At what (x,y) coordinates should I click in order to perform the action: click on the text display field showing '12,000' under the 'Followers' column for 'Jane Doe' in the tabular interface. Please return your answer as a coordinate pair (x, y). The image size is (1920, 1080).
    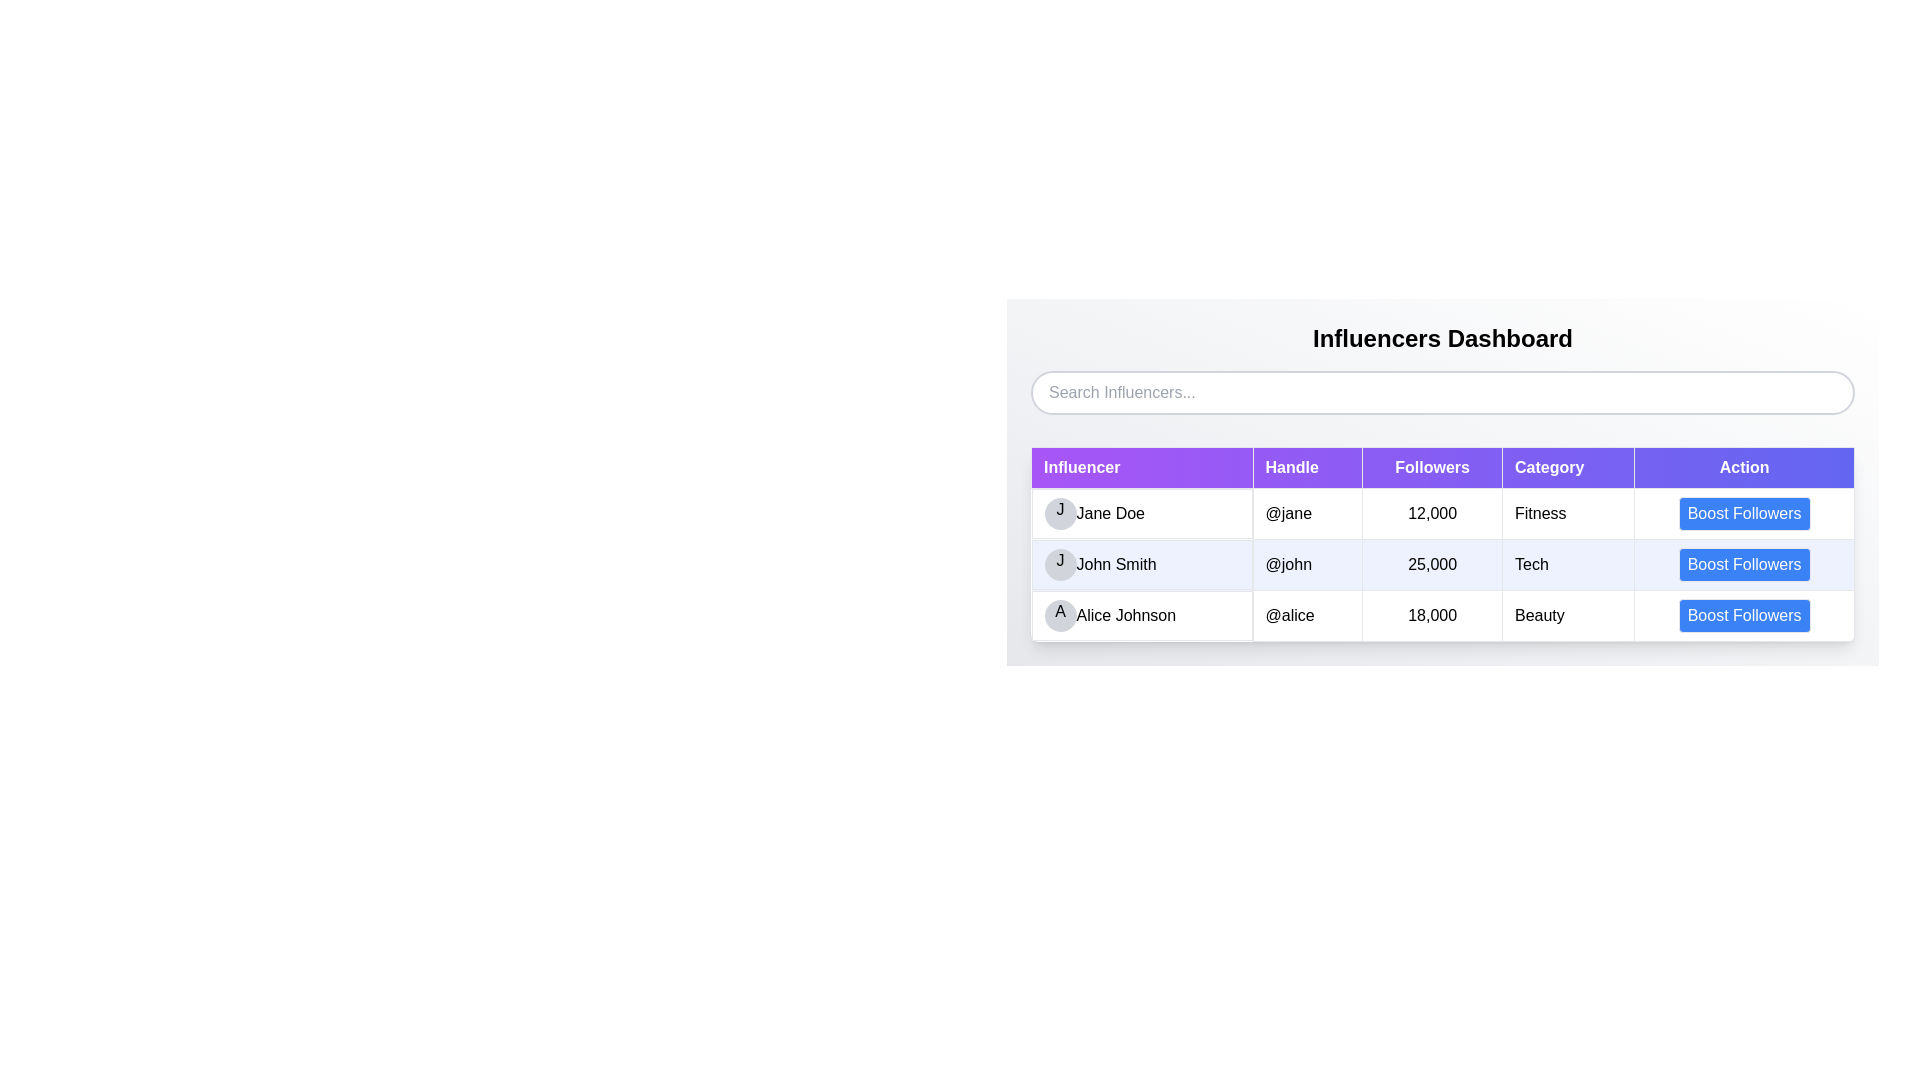
    Looking at the image, I should click on (1431, 512).